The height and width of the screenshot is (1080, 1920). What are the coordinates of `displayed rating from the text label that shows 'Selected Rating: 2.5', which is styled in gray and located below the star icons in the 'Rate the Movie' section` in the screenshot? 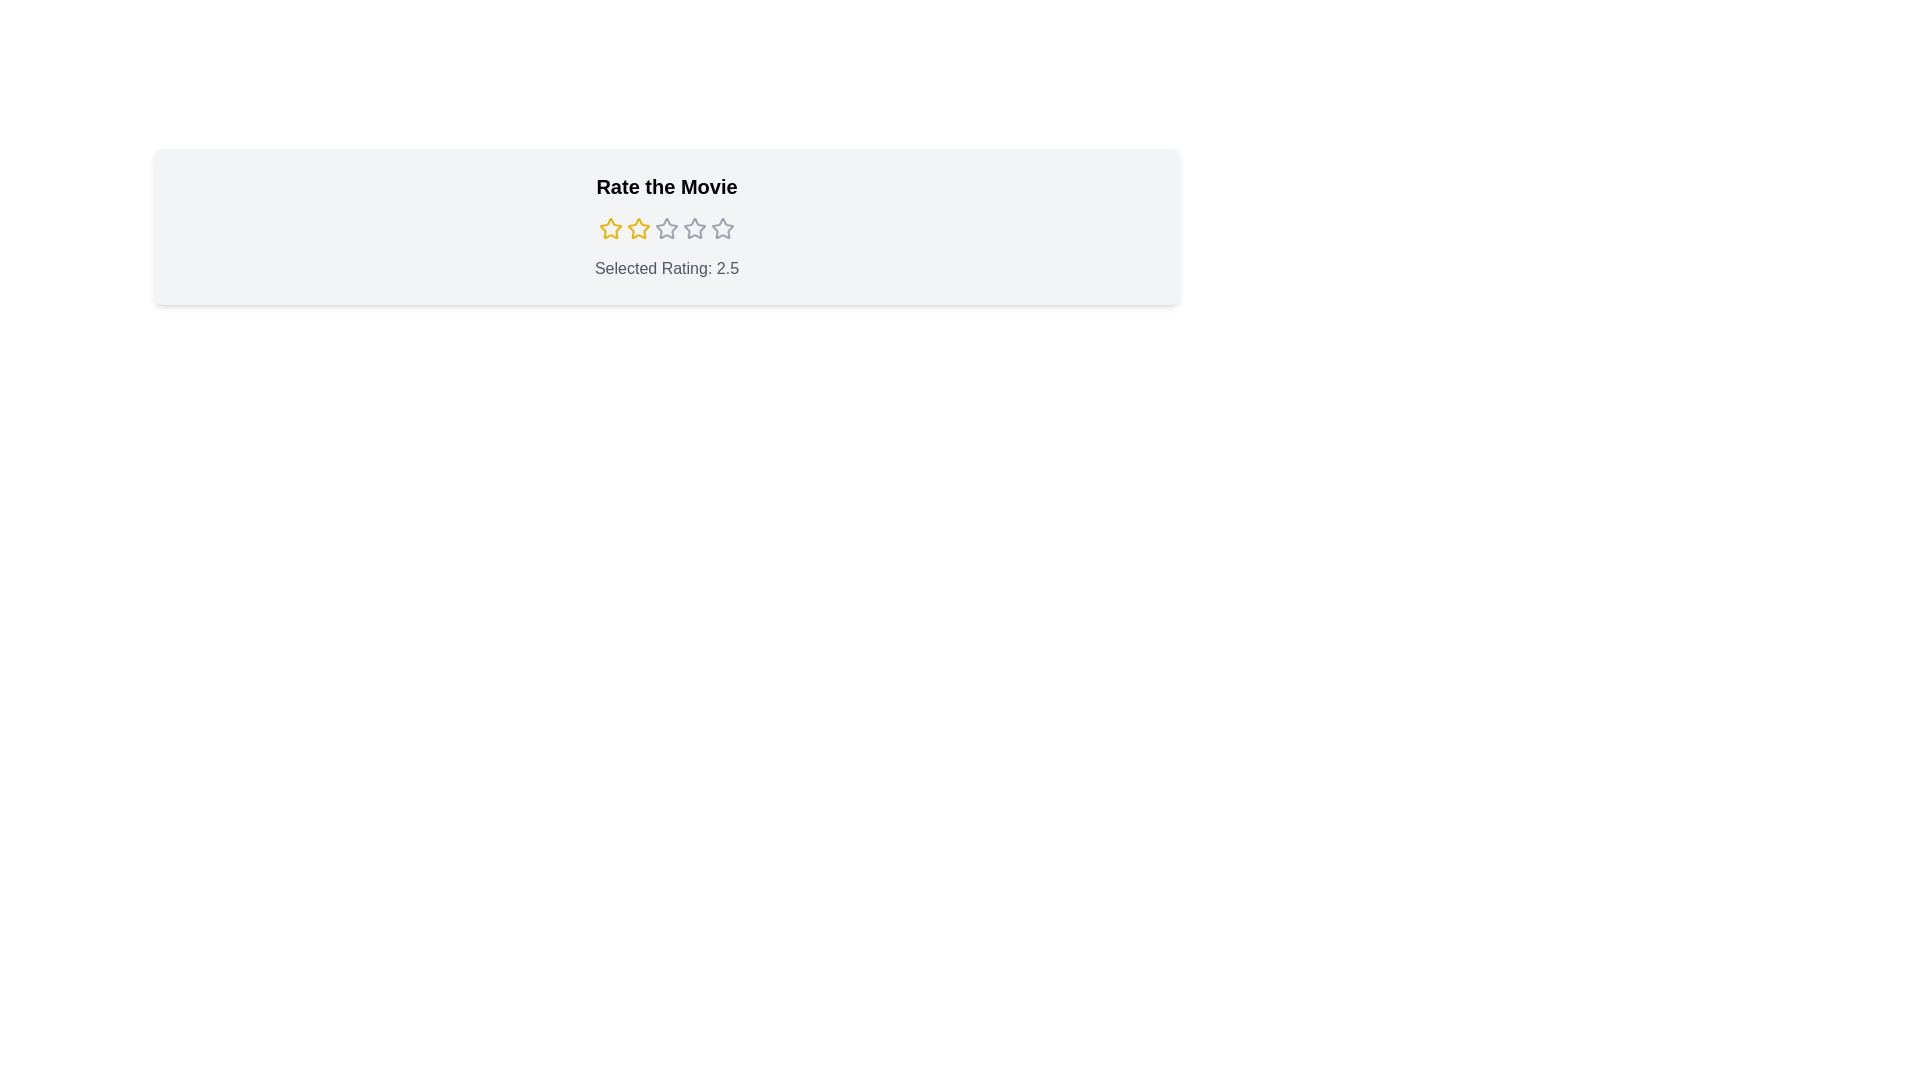 It's located at (667, 268).